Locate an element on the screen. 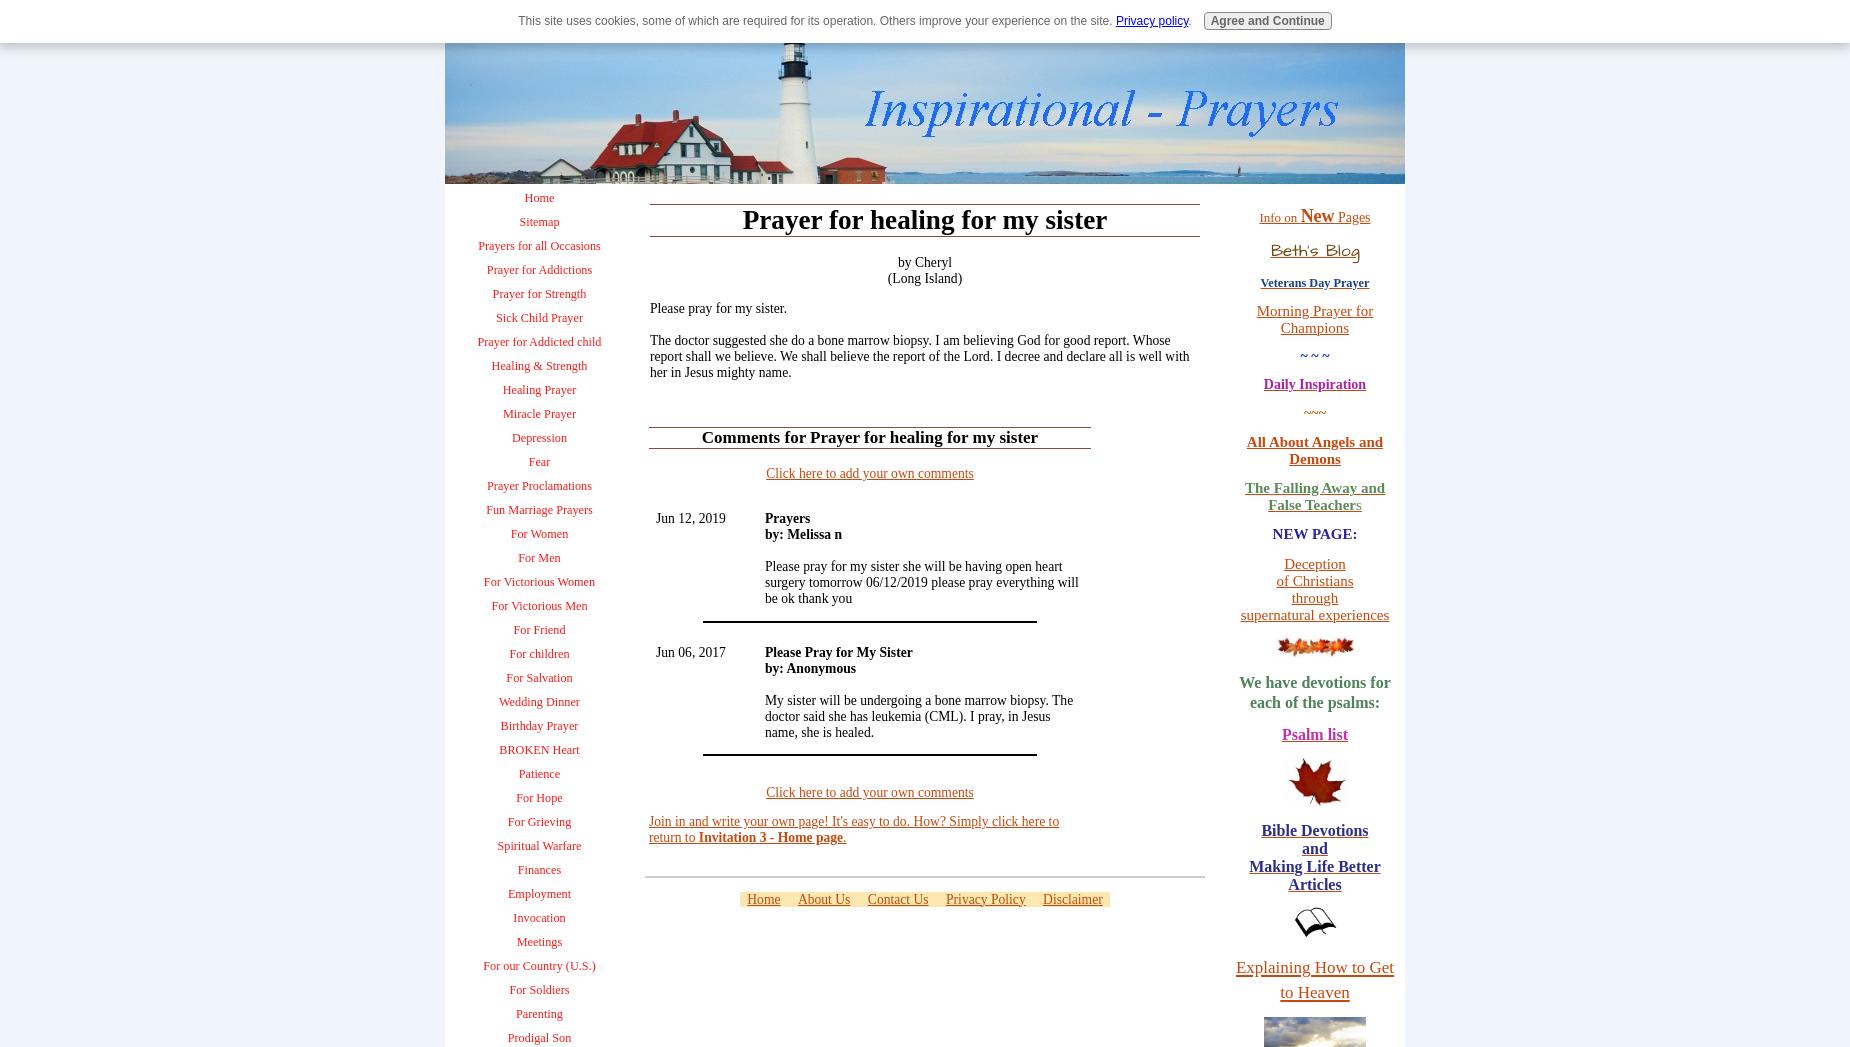 The height and width of the screenshot is (1047, 1850). 'Wedding Dinner' is located at coordinates (539, 701).